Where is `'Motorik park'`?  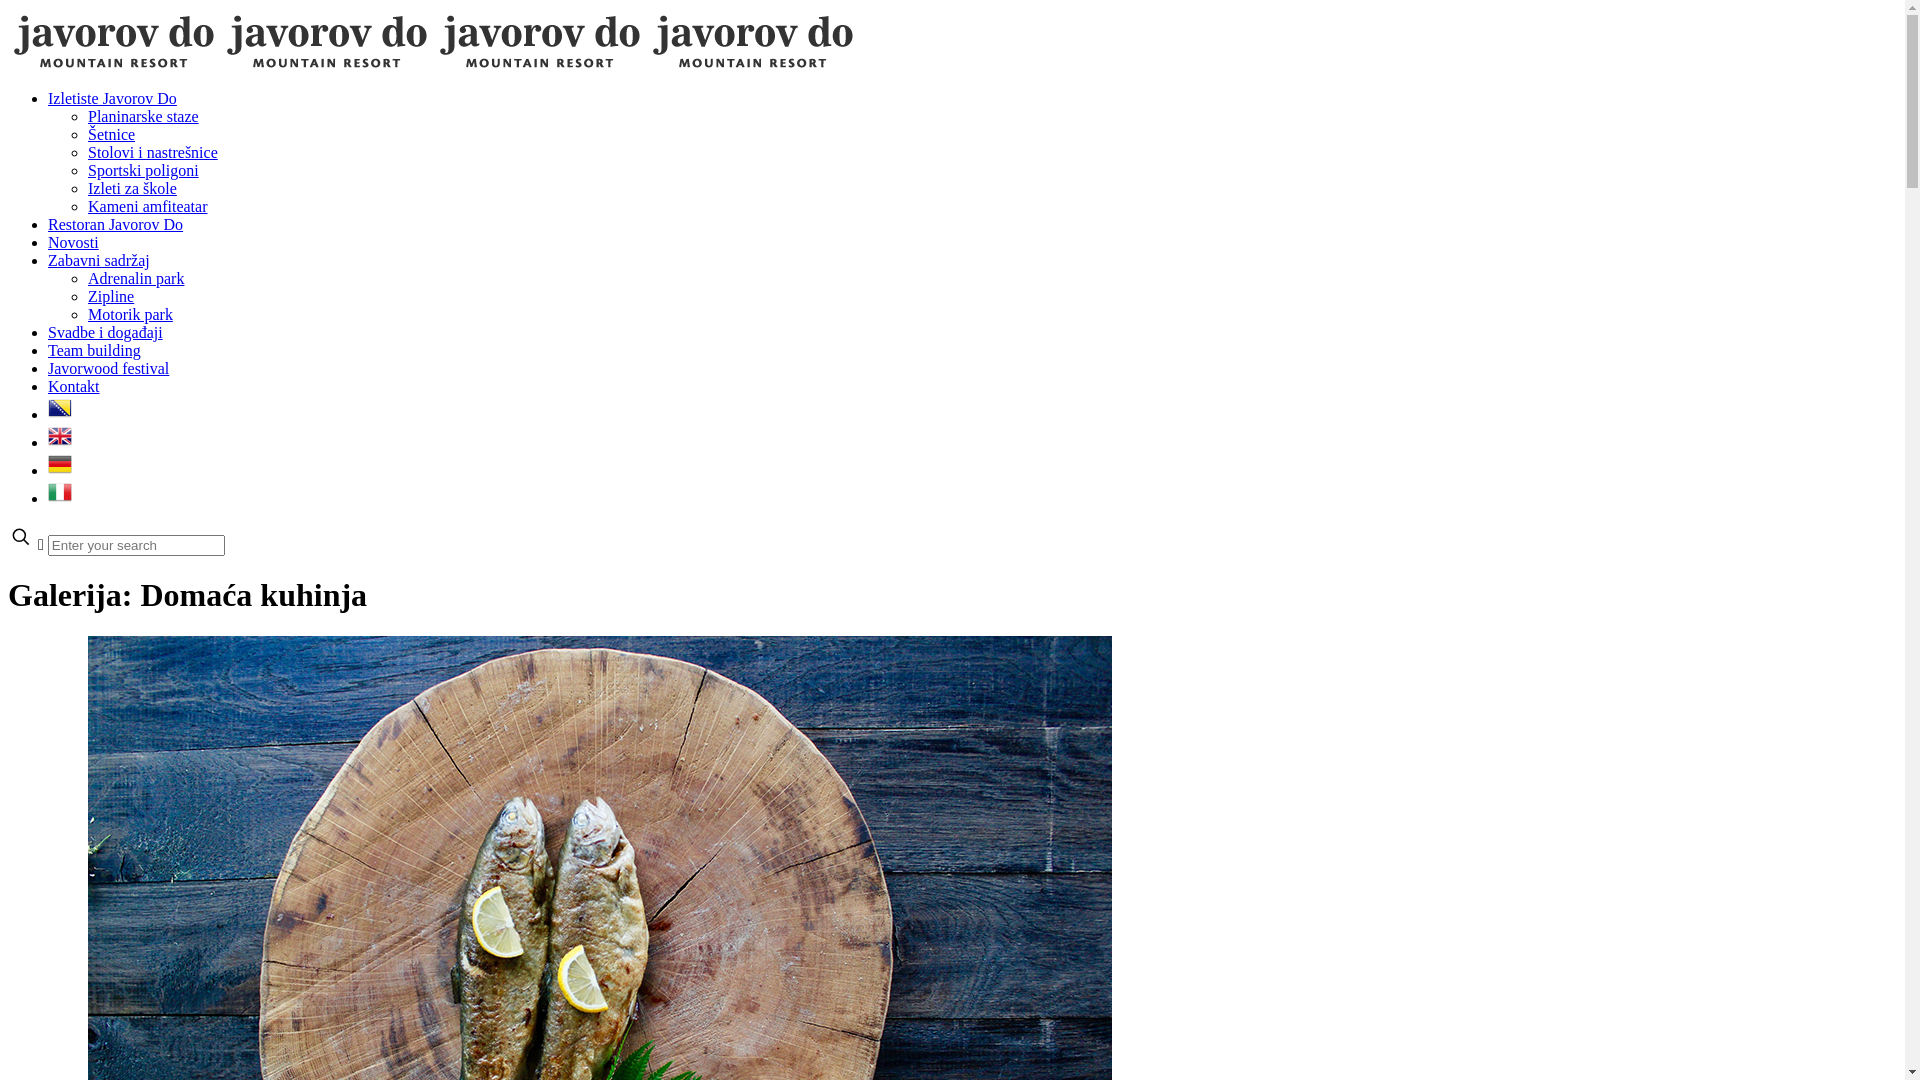
'Motorik park' is located at coordinates (129, 314).